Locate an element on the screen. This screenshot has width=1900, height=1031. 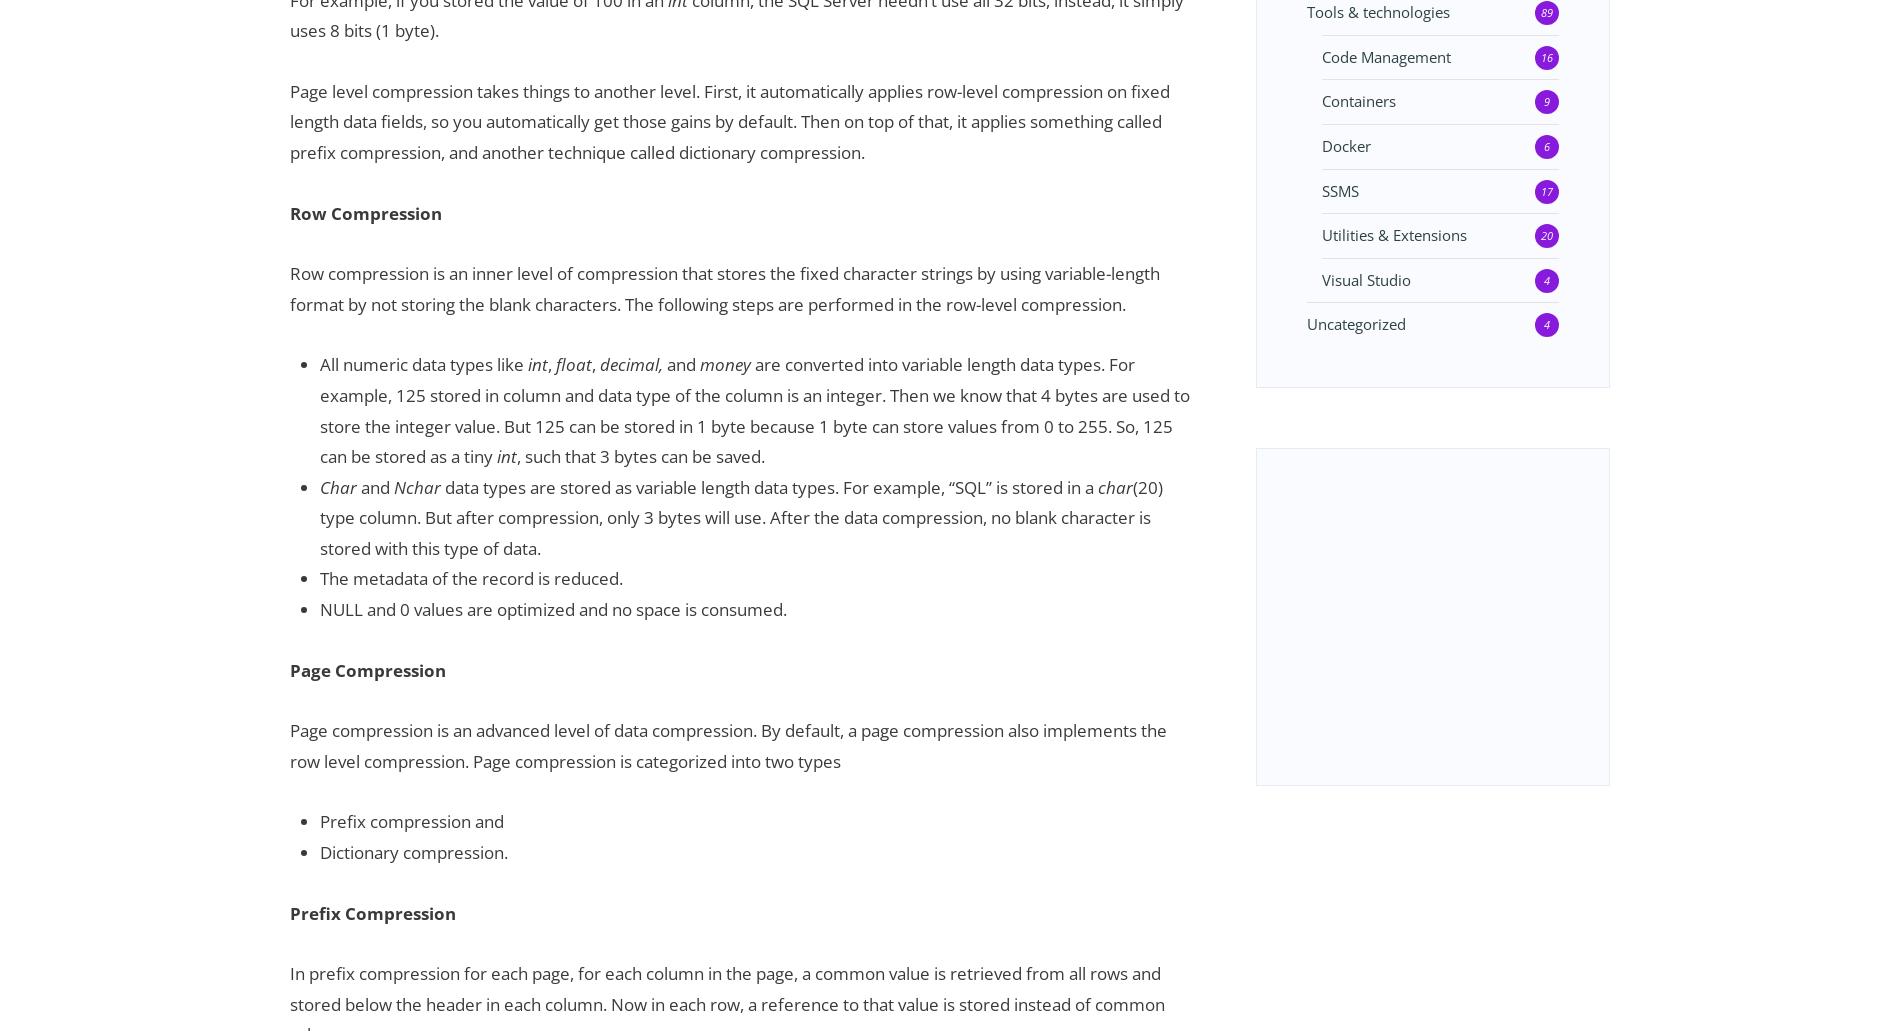
'Prefix Compression' is located at coordinates (371, 912).